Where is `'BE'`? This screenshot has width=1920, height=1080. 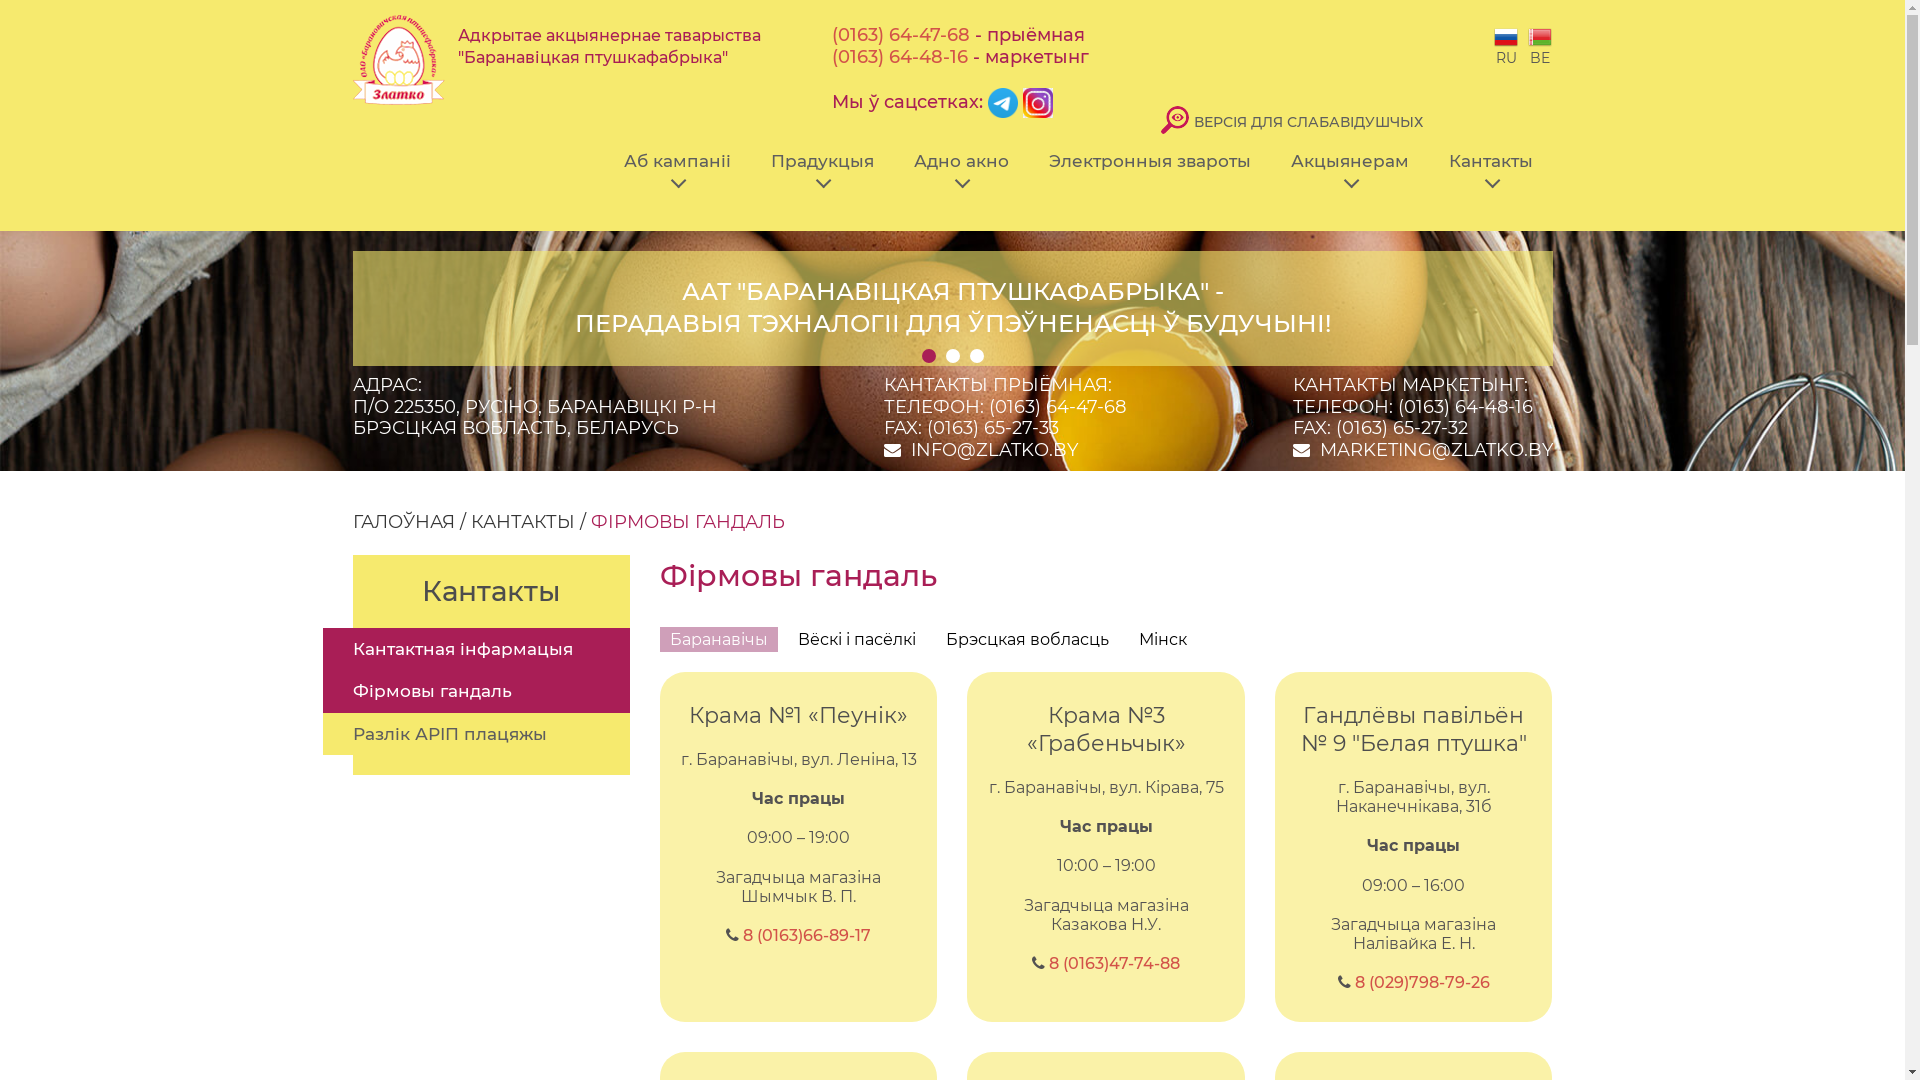 'BE' is located at coordinates (1539, 45).